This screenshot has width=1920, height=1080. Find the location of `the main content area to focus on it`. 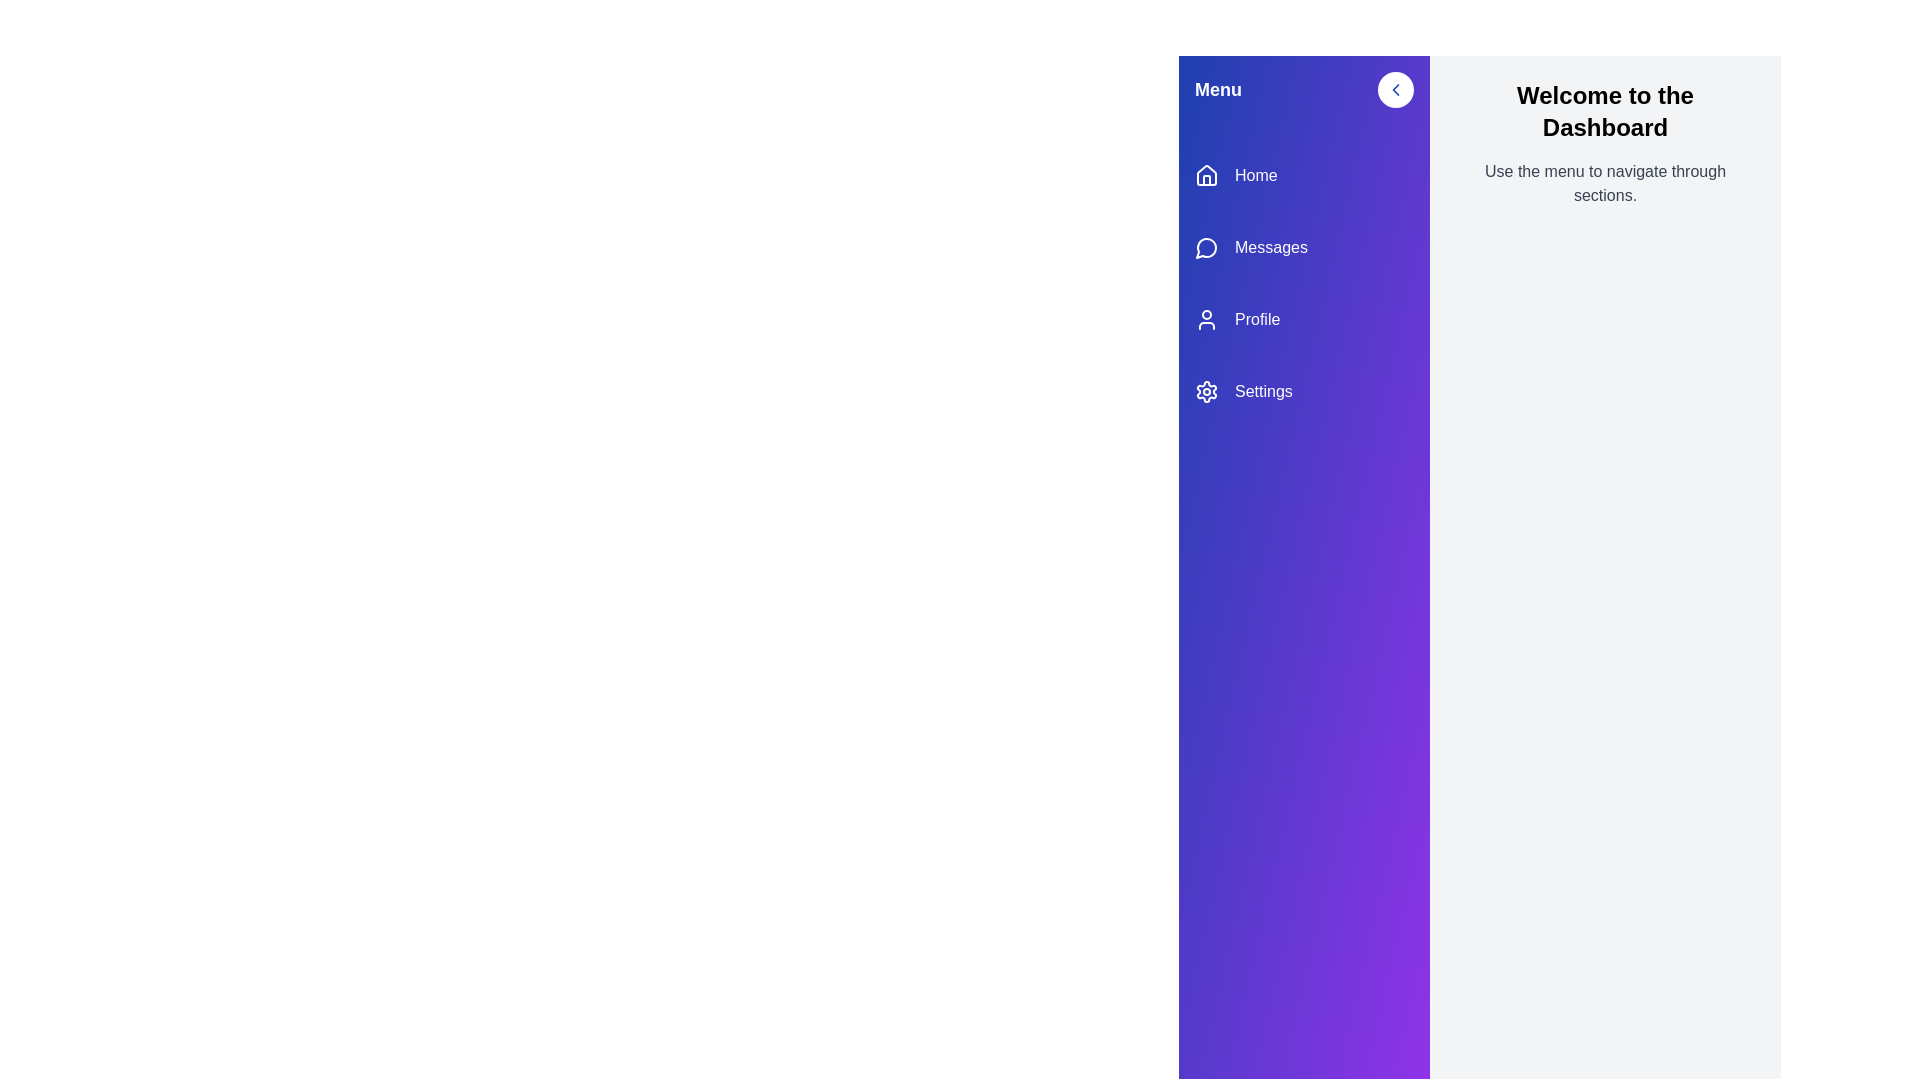

the main content area to focus on it is located at coordinates (1604, 595).